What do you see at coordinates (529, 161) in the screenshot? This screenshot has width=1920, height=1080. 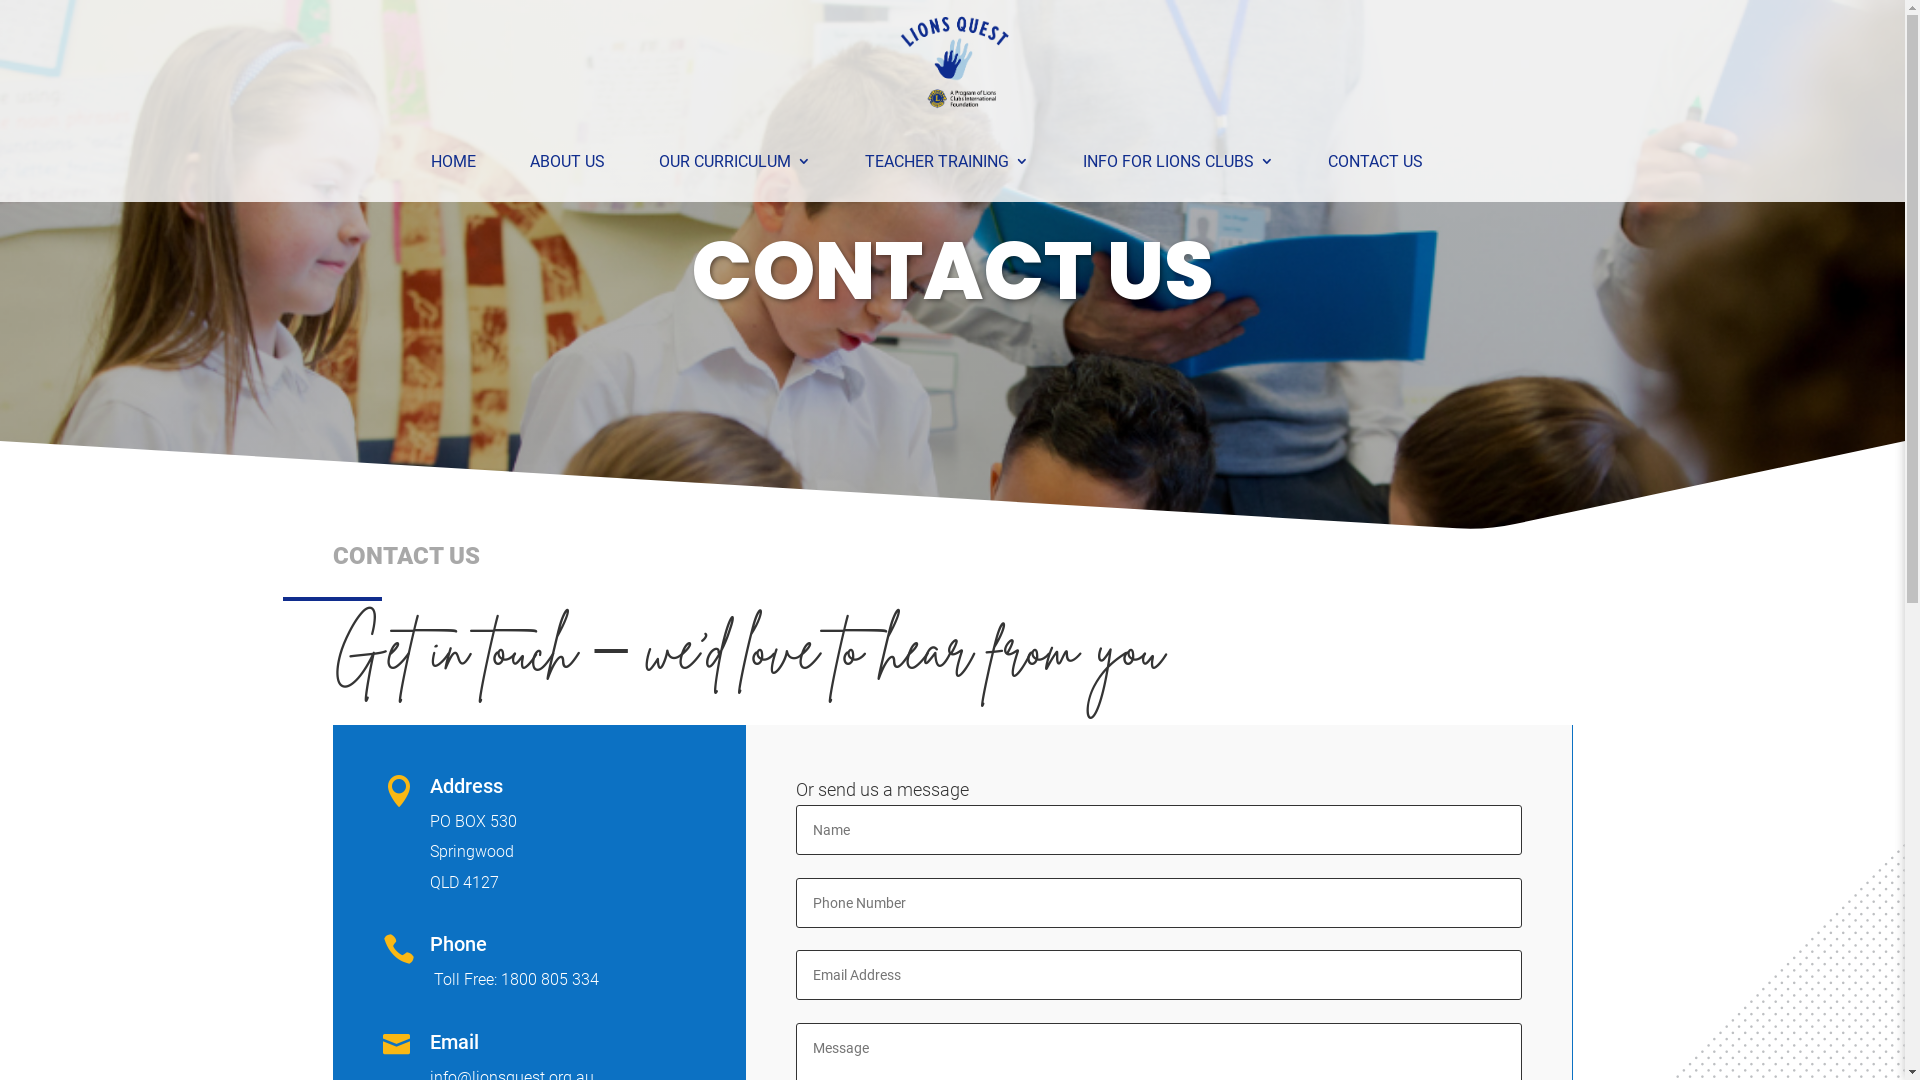 I see `'ABOUT US'` at bounding box center [529, 161].